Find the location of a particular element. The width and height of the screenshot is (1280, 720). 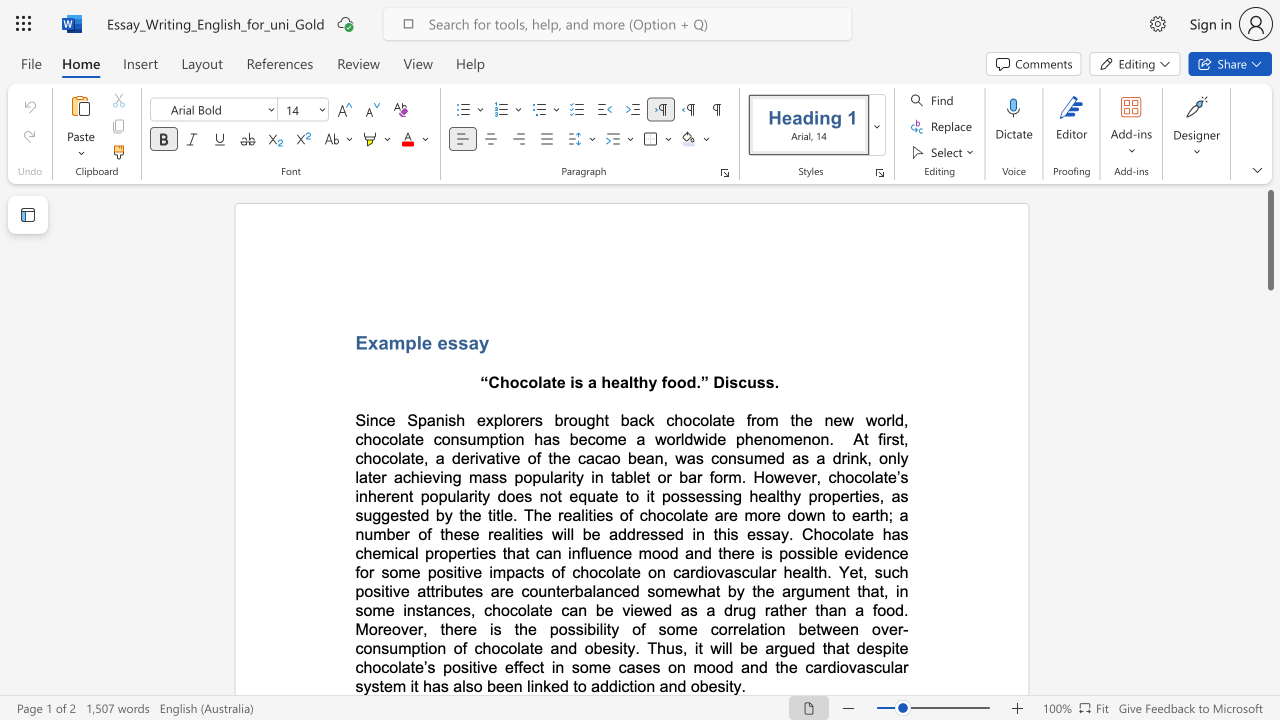

the scrollbar on the right side to scroll the page down is located at coordinates (1269, 630).